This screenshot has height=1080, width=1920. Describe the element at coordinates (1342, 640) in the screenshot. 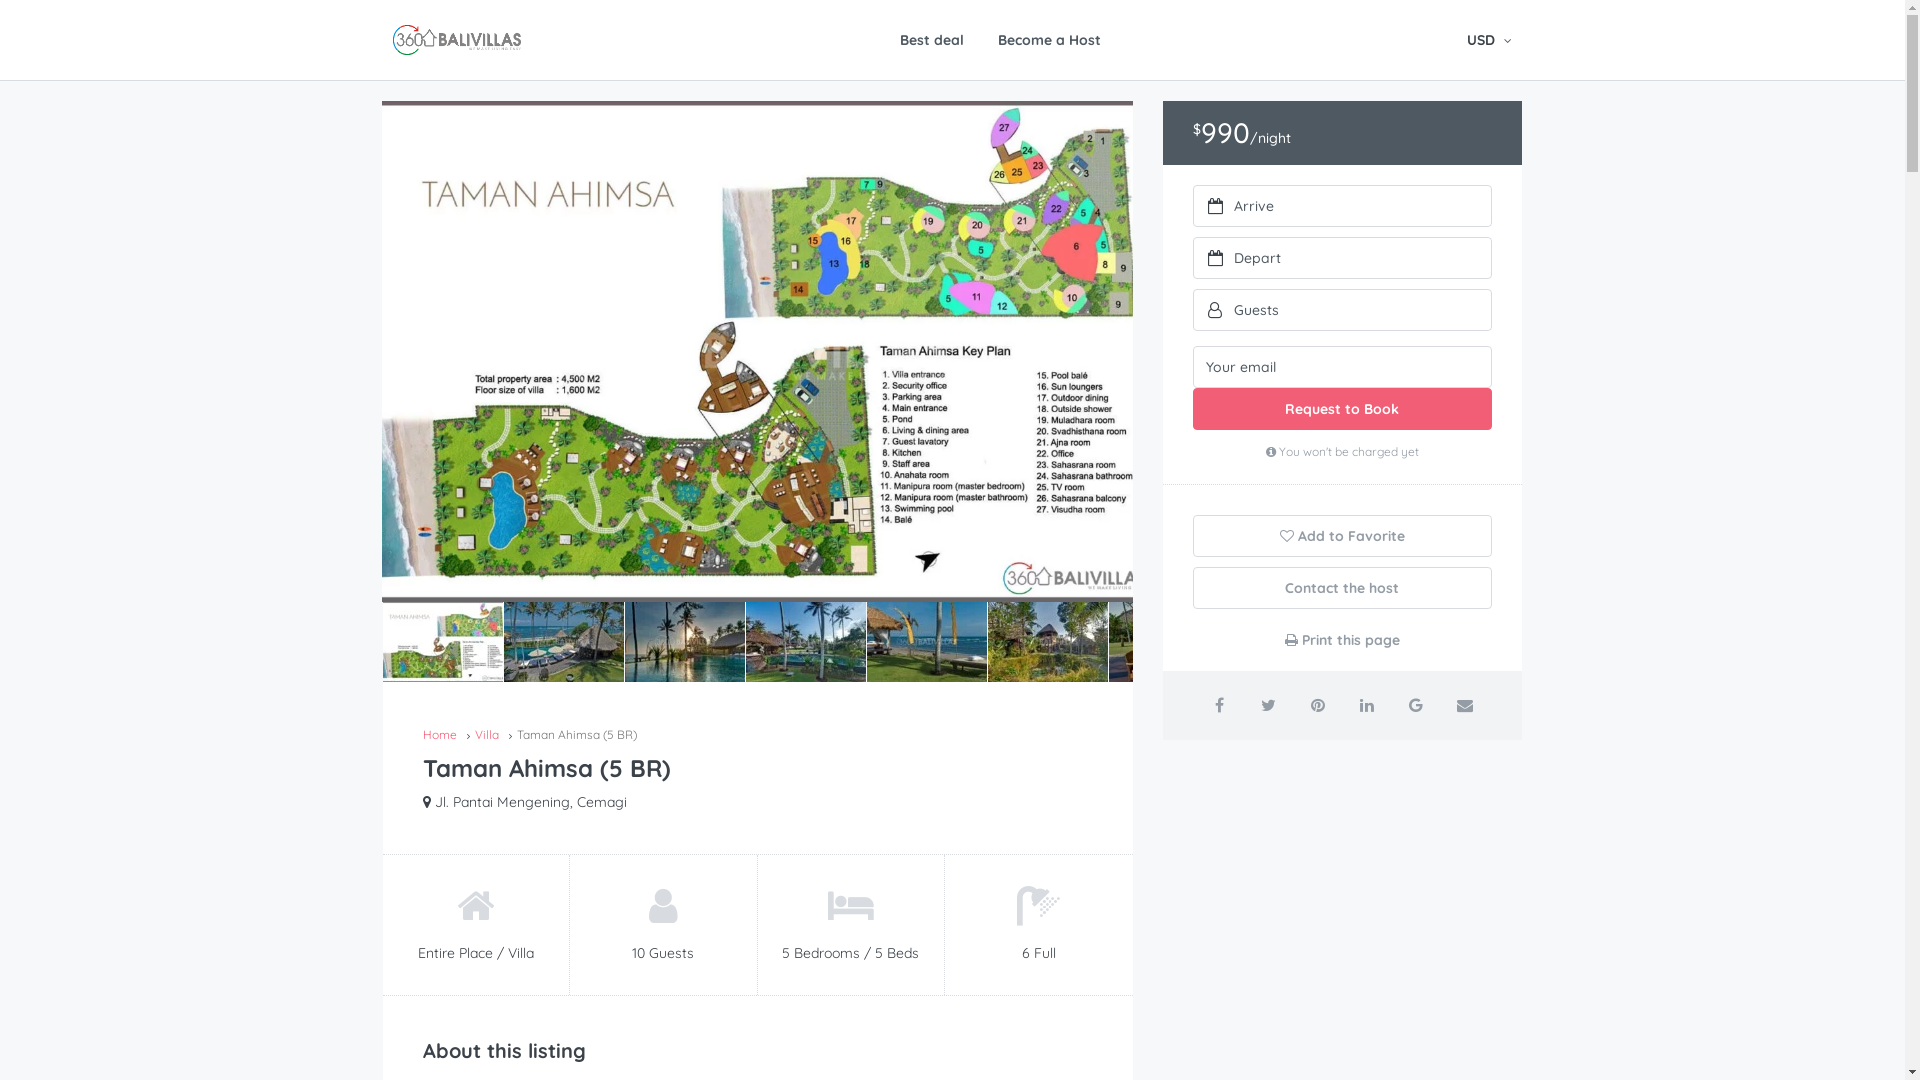

I see `'Print this page'` at that location.